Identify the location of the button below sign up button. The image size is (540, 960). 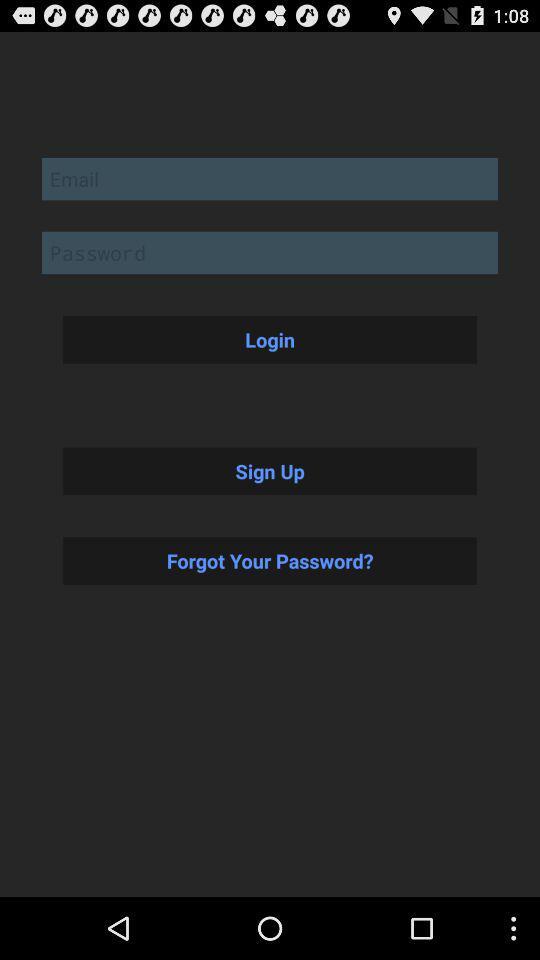
(270, 560).